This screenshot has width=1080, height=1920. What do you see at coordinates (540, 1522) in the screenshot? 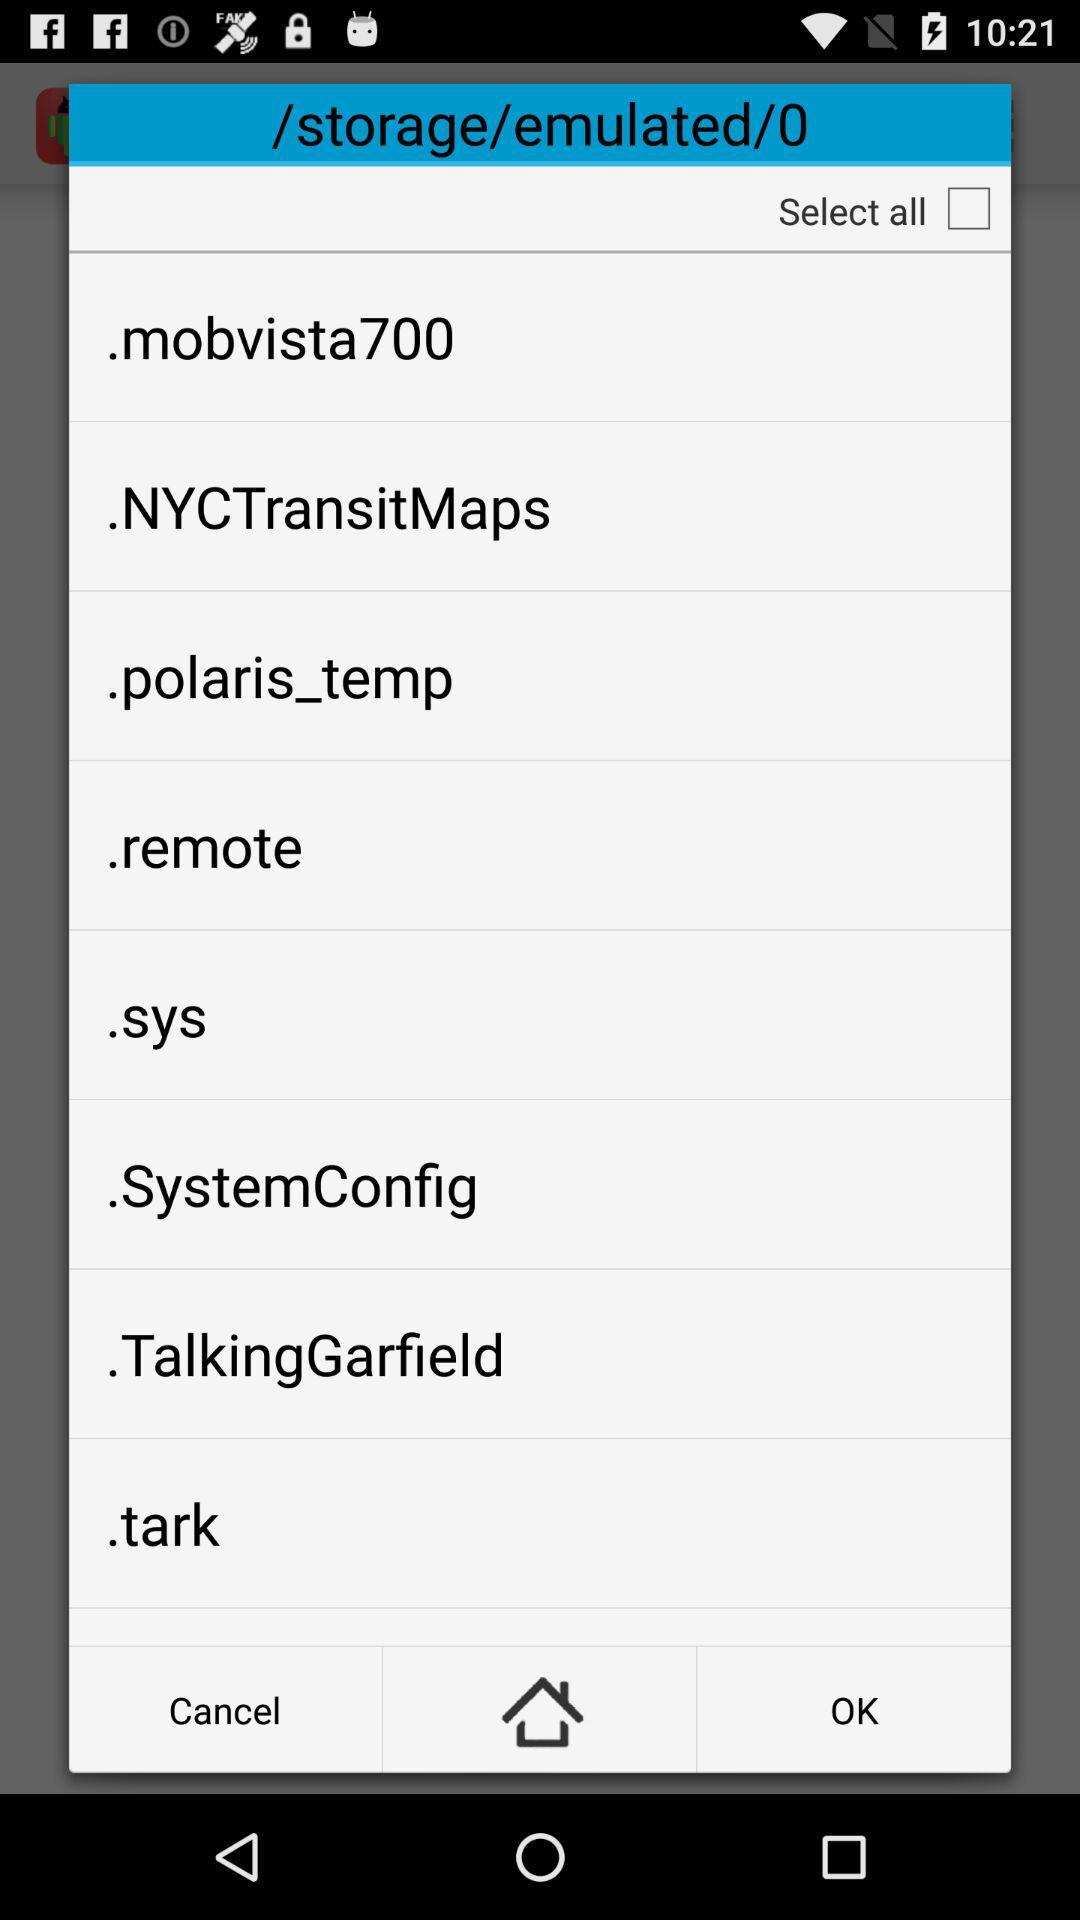
I see `icon below the .talkinggarfield icon` at bounding box center [540, 1522].